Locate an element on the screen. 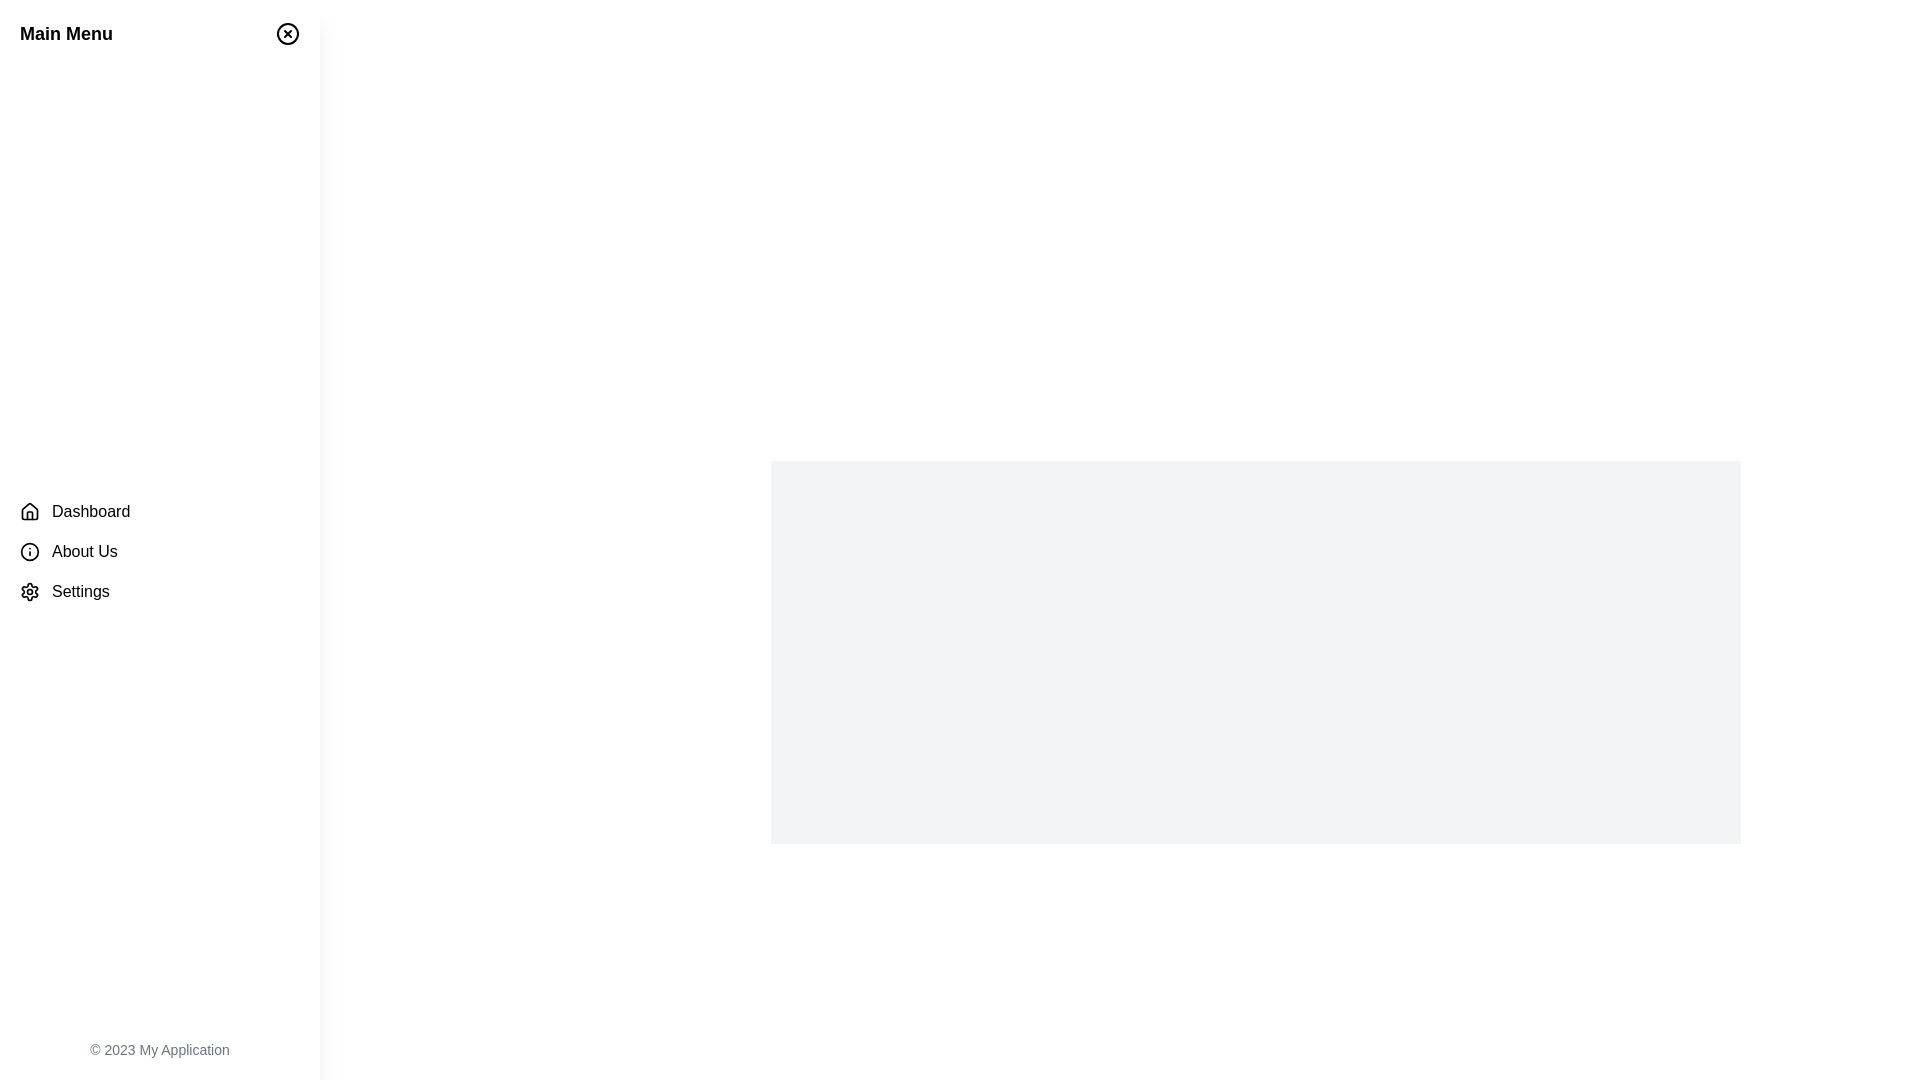 The height and width of the screenshot is (1080, 1920). the 'Dashboard' icon in the left-hand side navigation bar is located at coordinates (29, 509).